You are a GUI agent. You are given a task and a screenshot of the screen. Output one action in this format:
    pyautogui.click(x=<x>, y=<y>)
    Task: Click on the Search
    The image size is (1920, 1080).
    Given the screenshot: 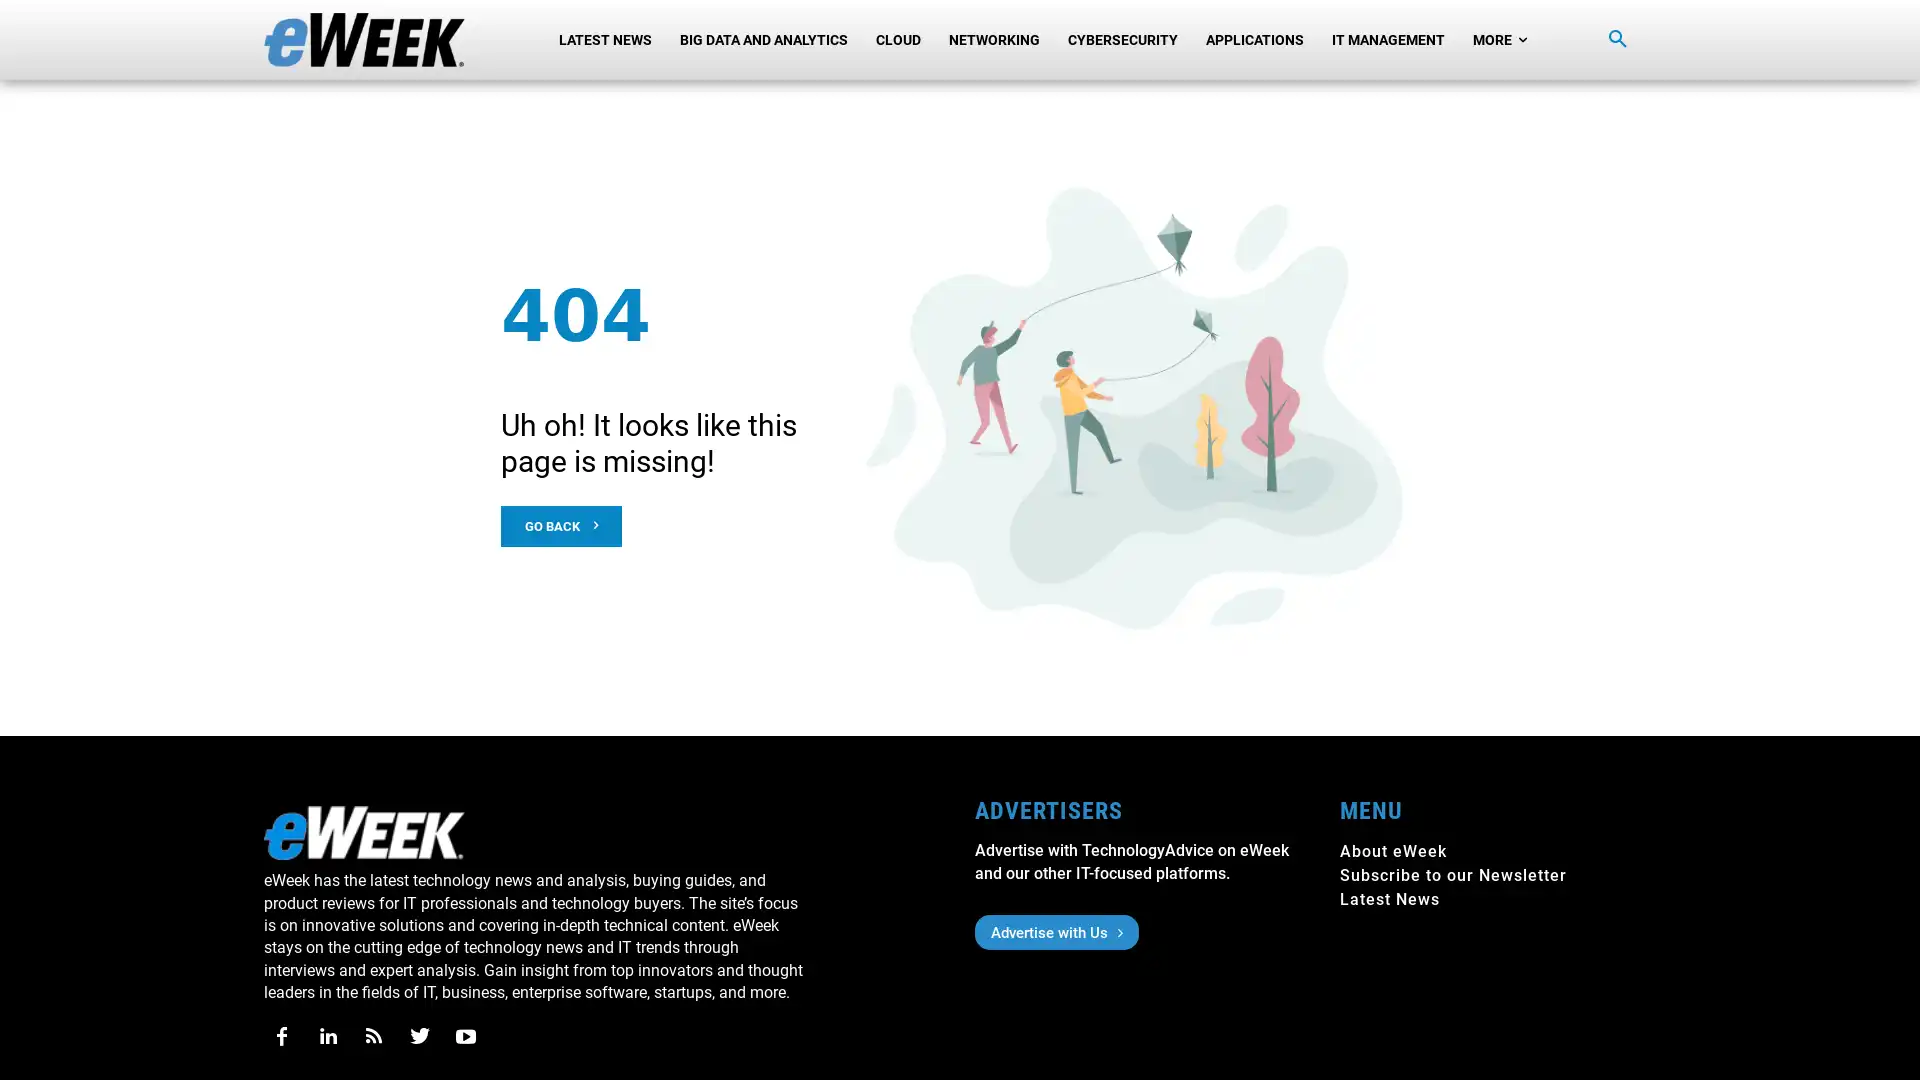 What is the action you would take?
    pyautogui.click(x=1617, y=39)
    